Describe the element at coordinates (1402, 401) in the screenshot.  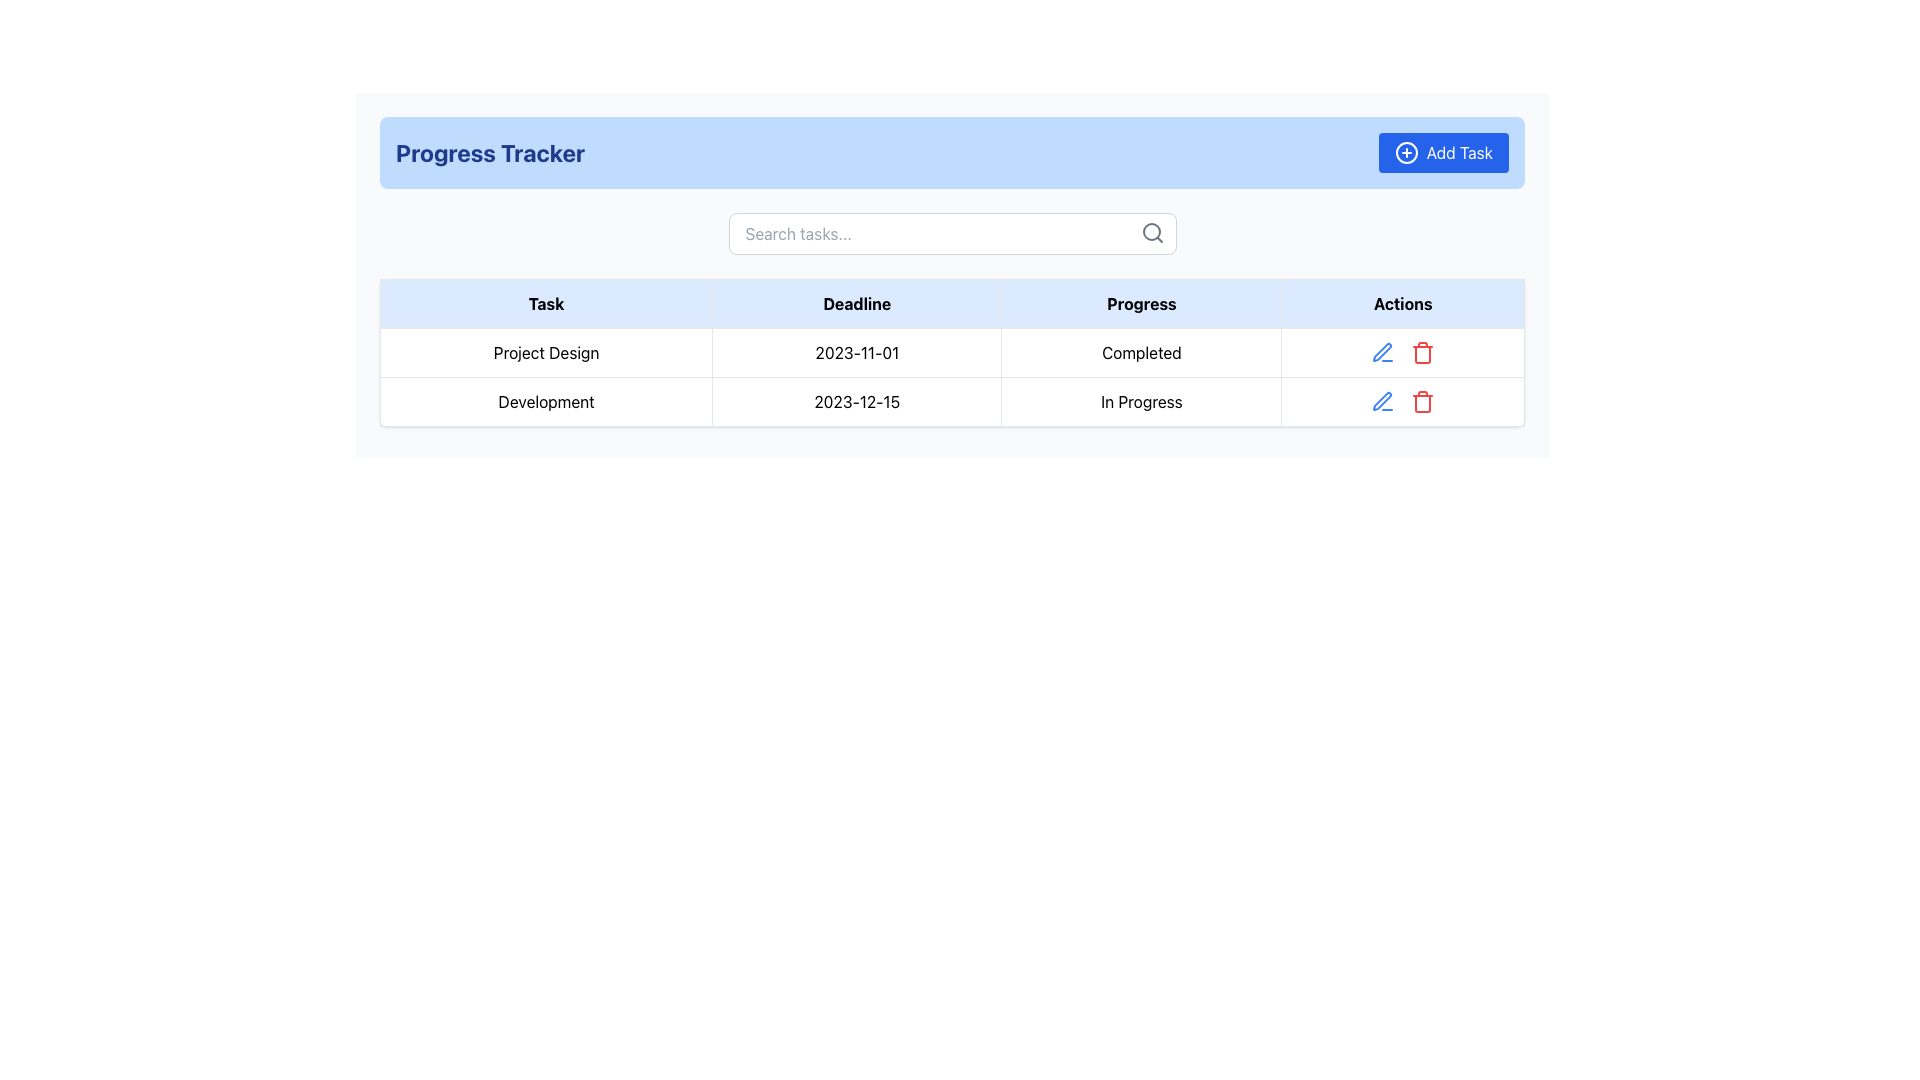
I see `the icons in the second row of the 'Actions' column in the table` at that location.